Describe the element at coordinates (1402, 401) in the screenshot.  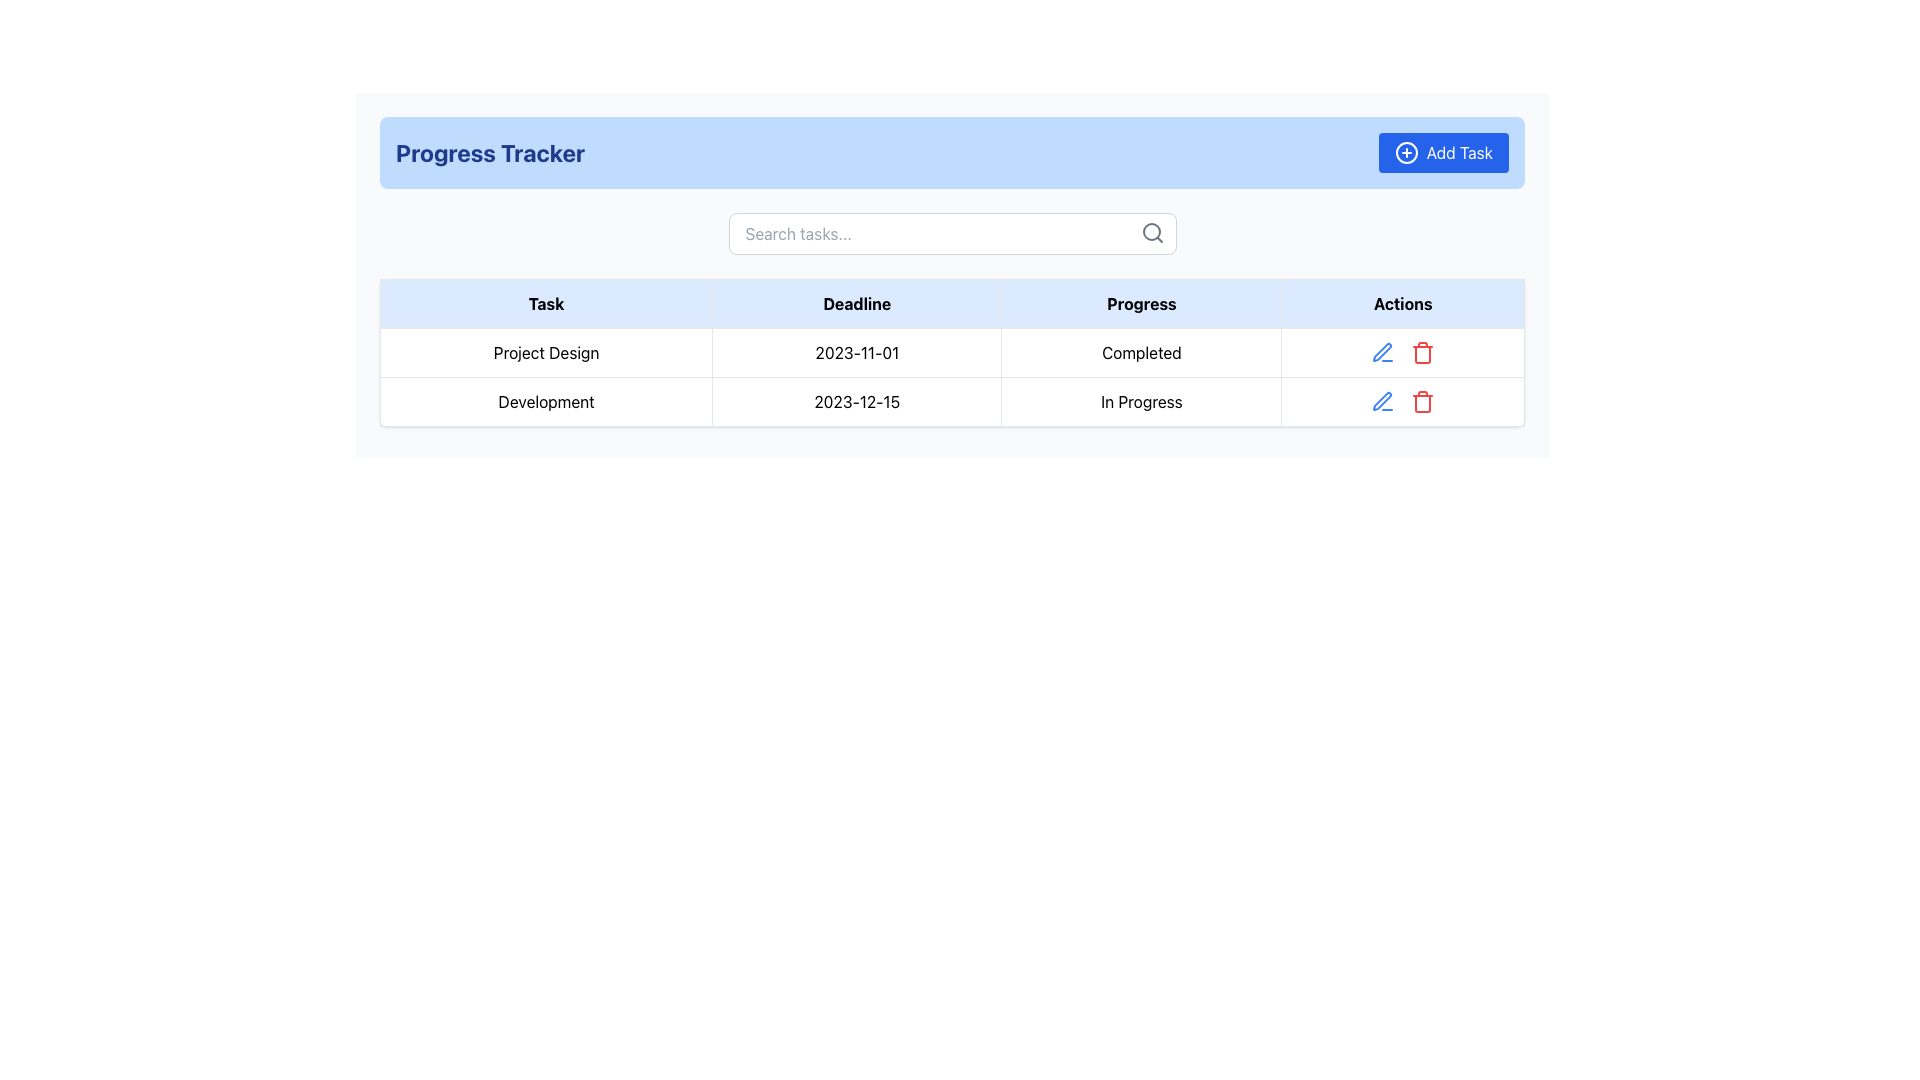
I see `the icons in the second row of the 'Actions' column in the table` at that location.